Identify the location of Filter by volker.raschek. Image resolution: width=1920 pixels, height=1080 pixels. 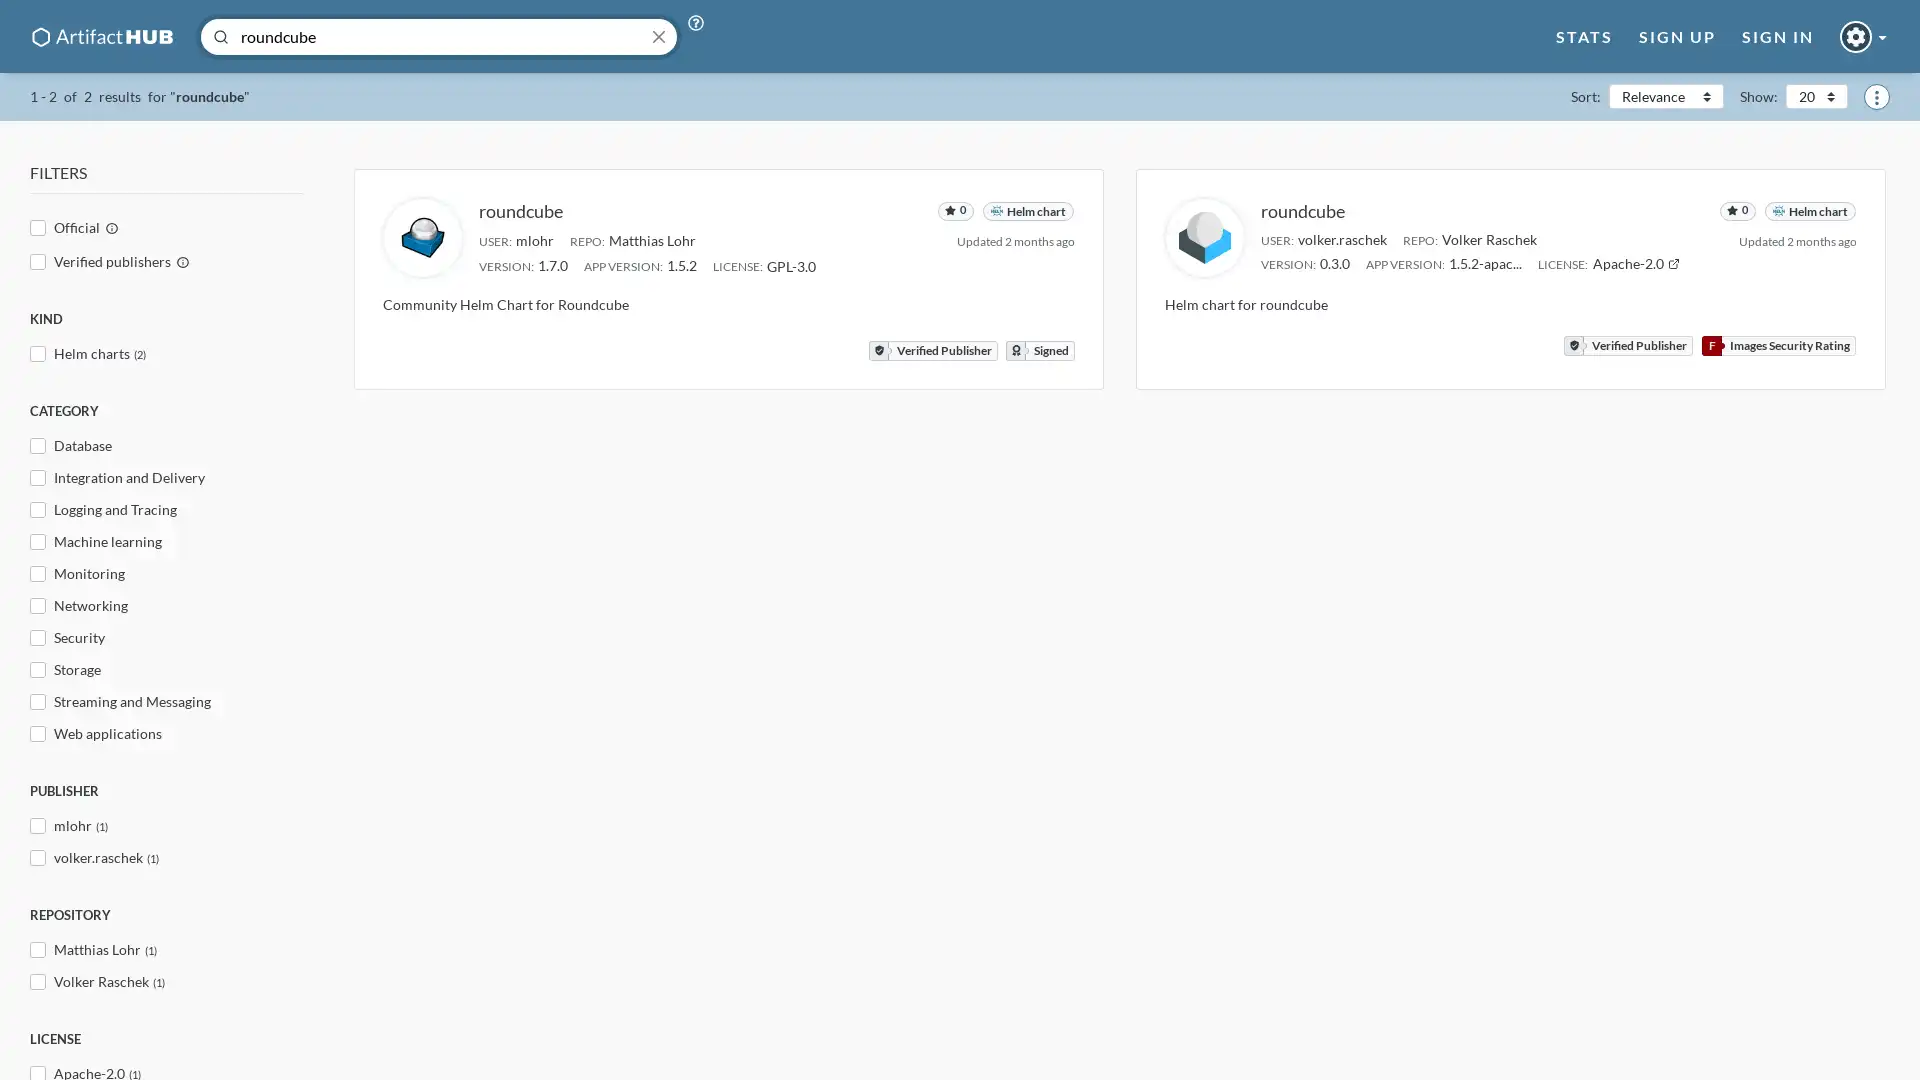
(1342, 238).